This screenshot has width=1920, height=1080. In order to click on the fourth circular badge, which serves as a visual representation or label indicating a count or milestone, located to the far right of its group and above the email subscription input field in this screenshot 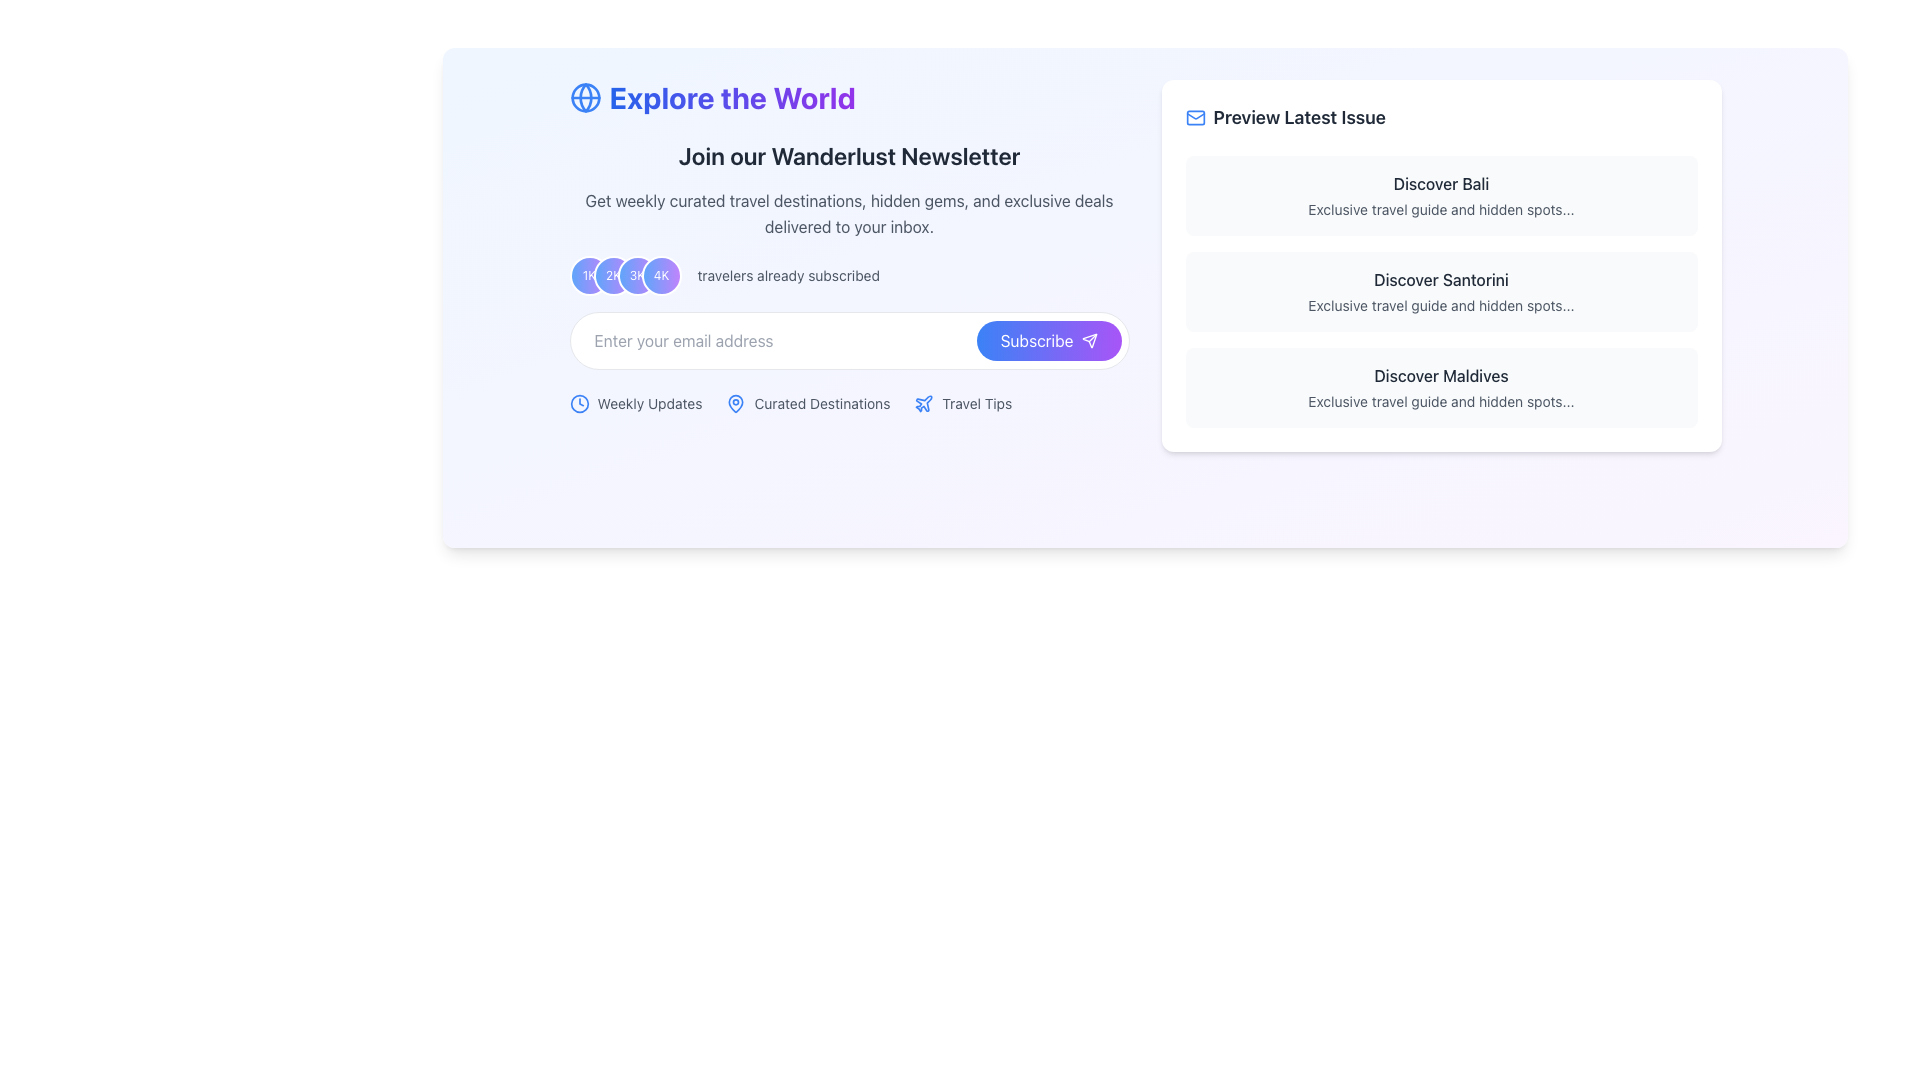, I will do `click(661, 276)`.